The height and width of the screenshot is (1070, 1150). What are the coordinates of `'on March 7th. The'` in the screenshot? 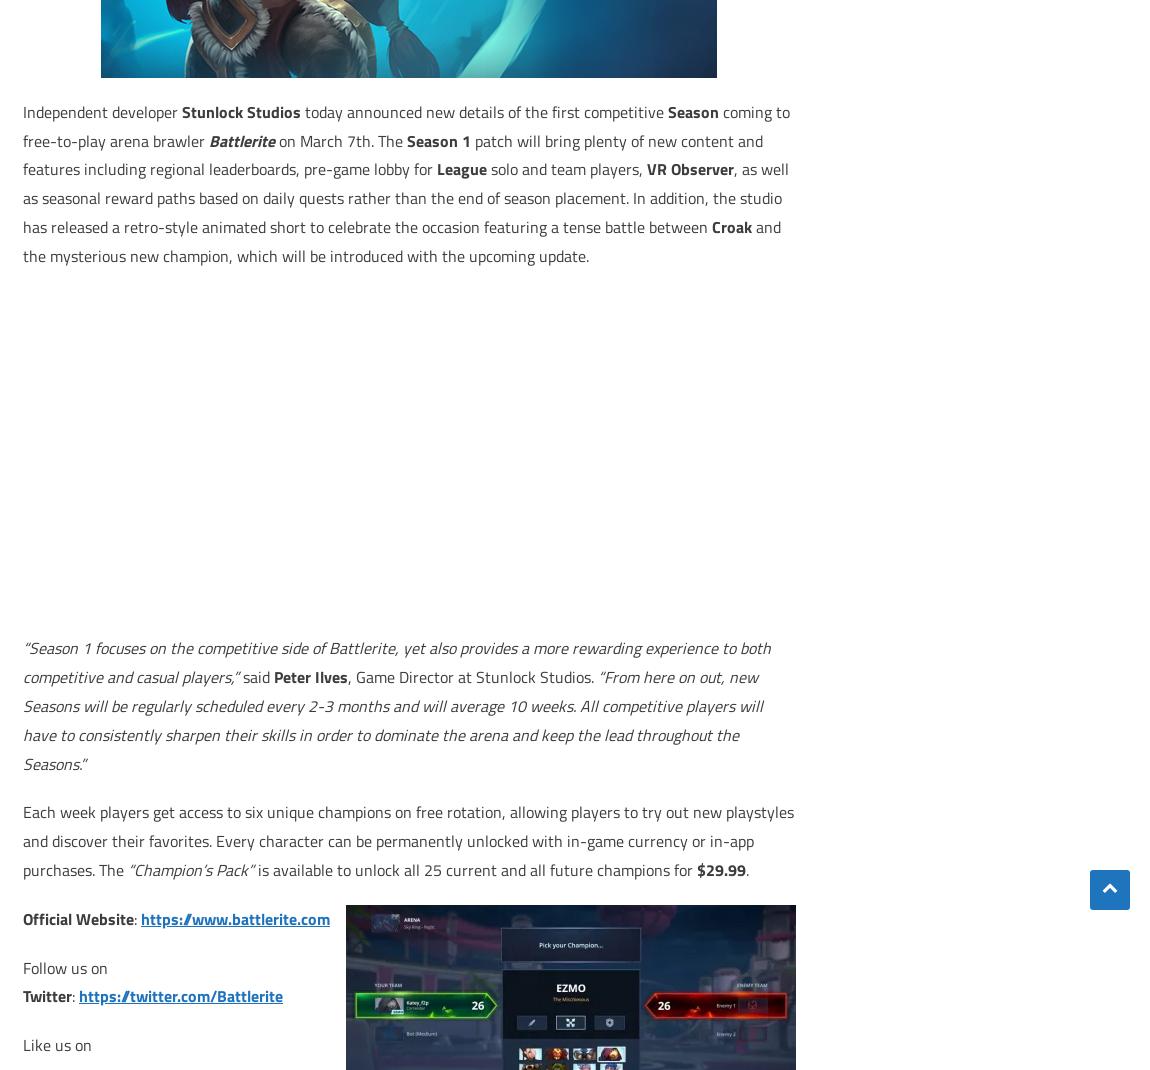 It's located at (343, 139).